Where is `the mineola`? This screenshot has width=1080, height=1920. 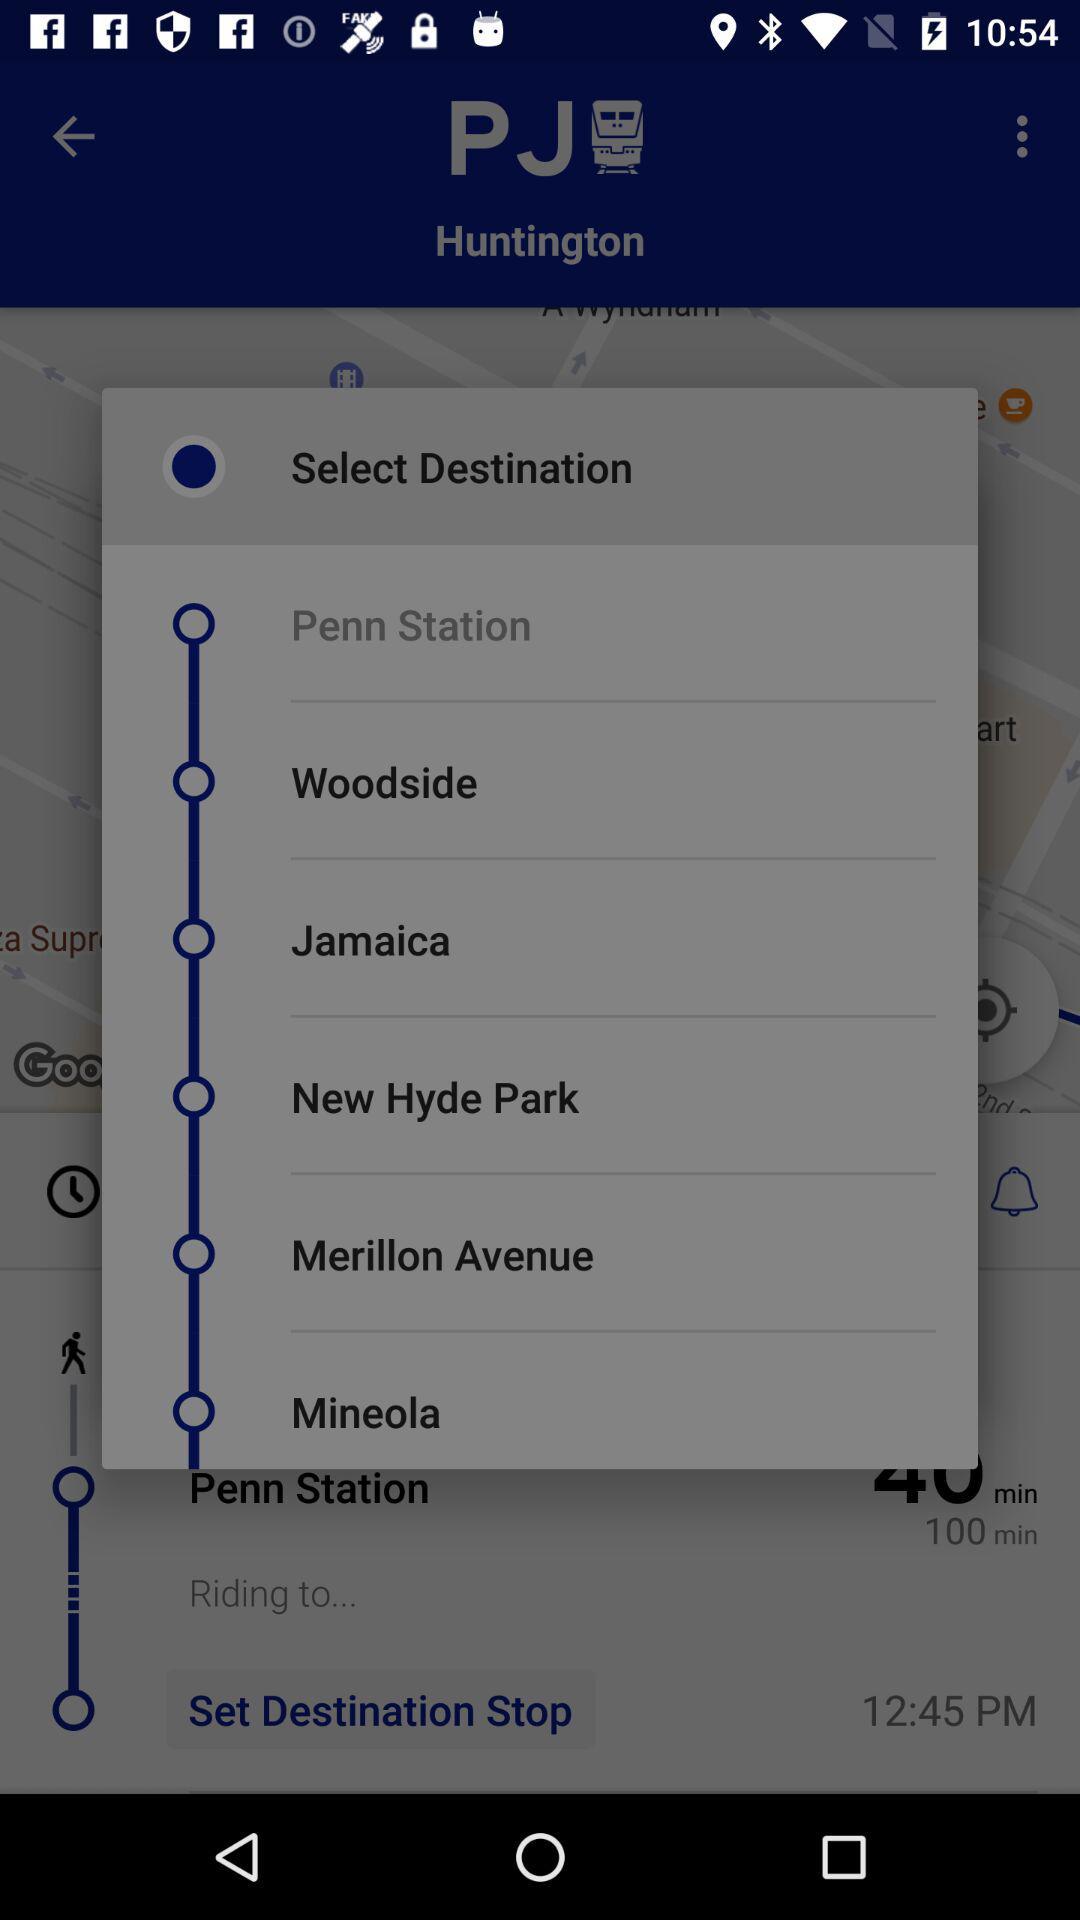
the mineola is located at coordinates (366, 1410).